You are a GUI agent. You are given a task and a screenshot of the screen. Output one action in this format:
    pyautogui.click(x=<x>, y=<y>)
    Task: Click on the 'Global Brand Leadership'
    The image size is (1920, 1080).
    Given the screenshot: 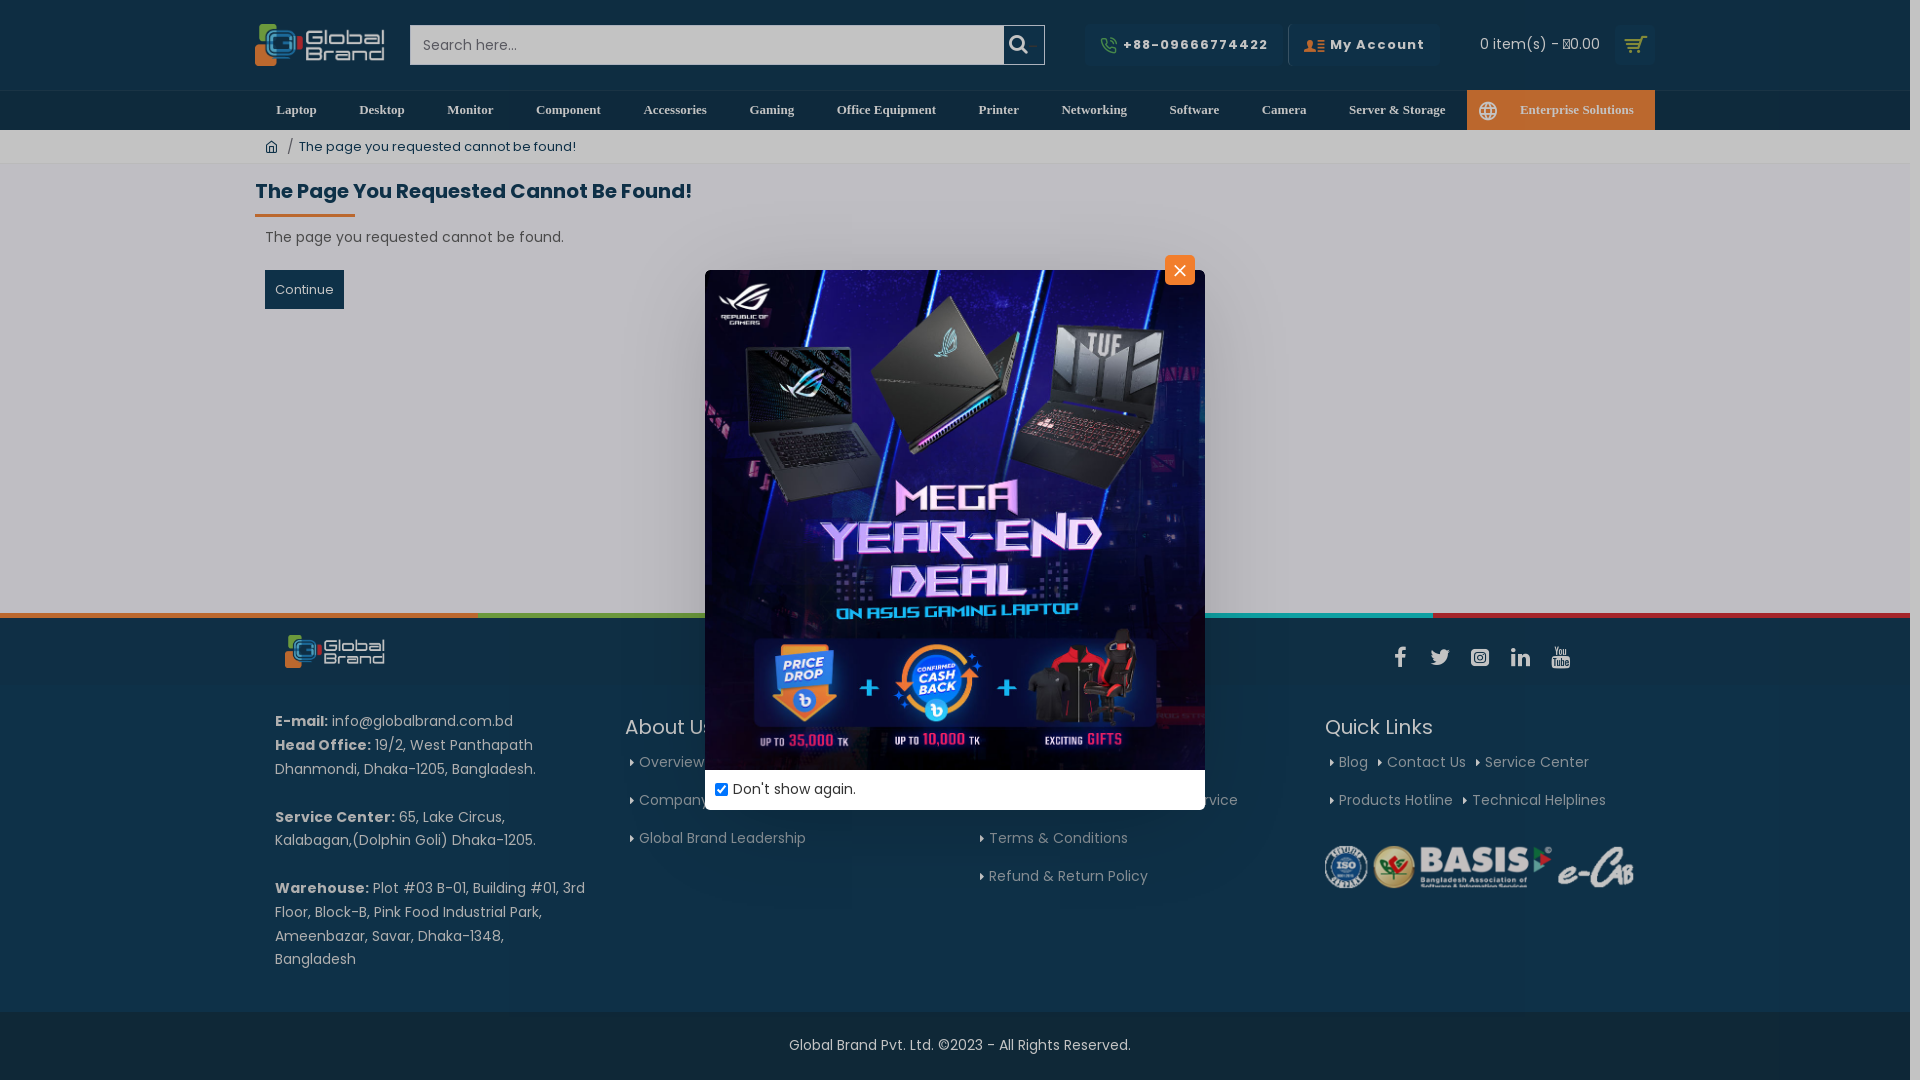 What is the action you would take?
    pyautogui.click(x=718, y=839)
    